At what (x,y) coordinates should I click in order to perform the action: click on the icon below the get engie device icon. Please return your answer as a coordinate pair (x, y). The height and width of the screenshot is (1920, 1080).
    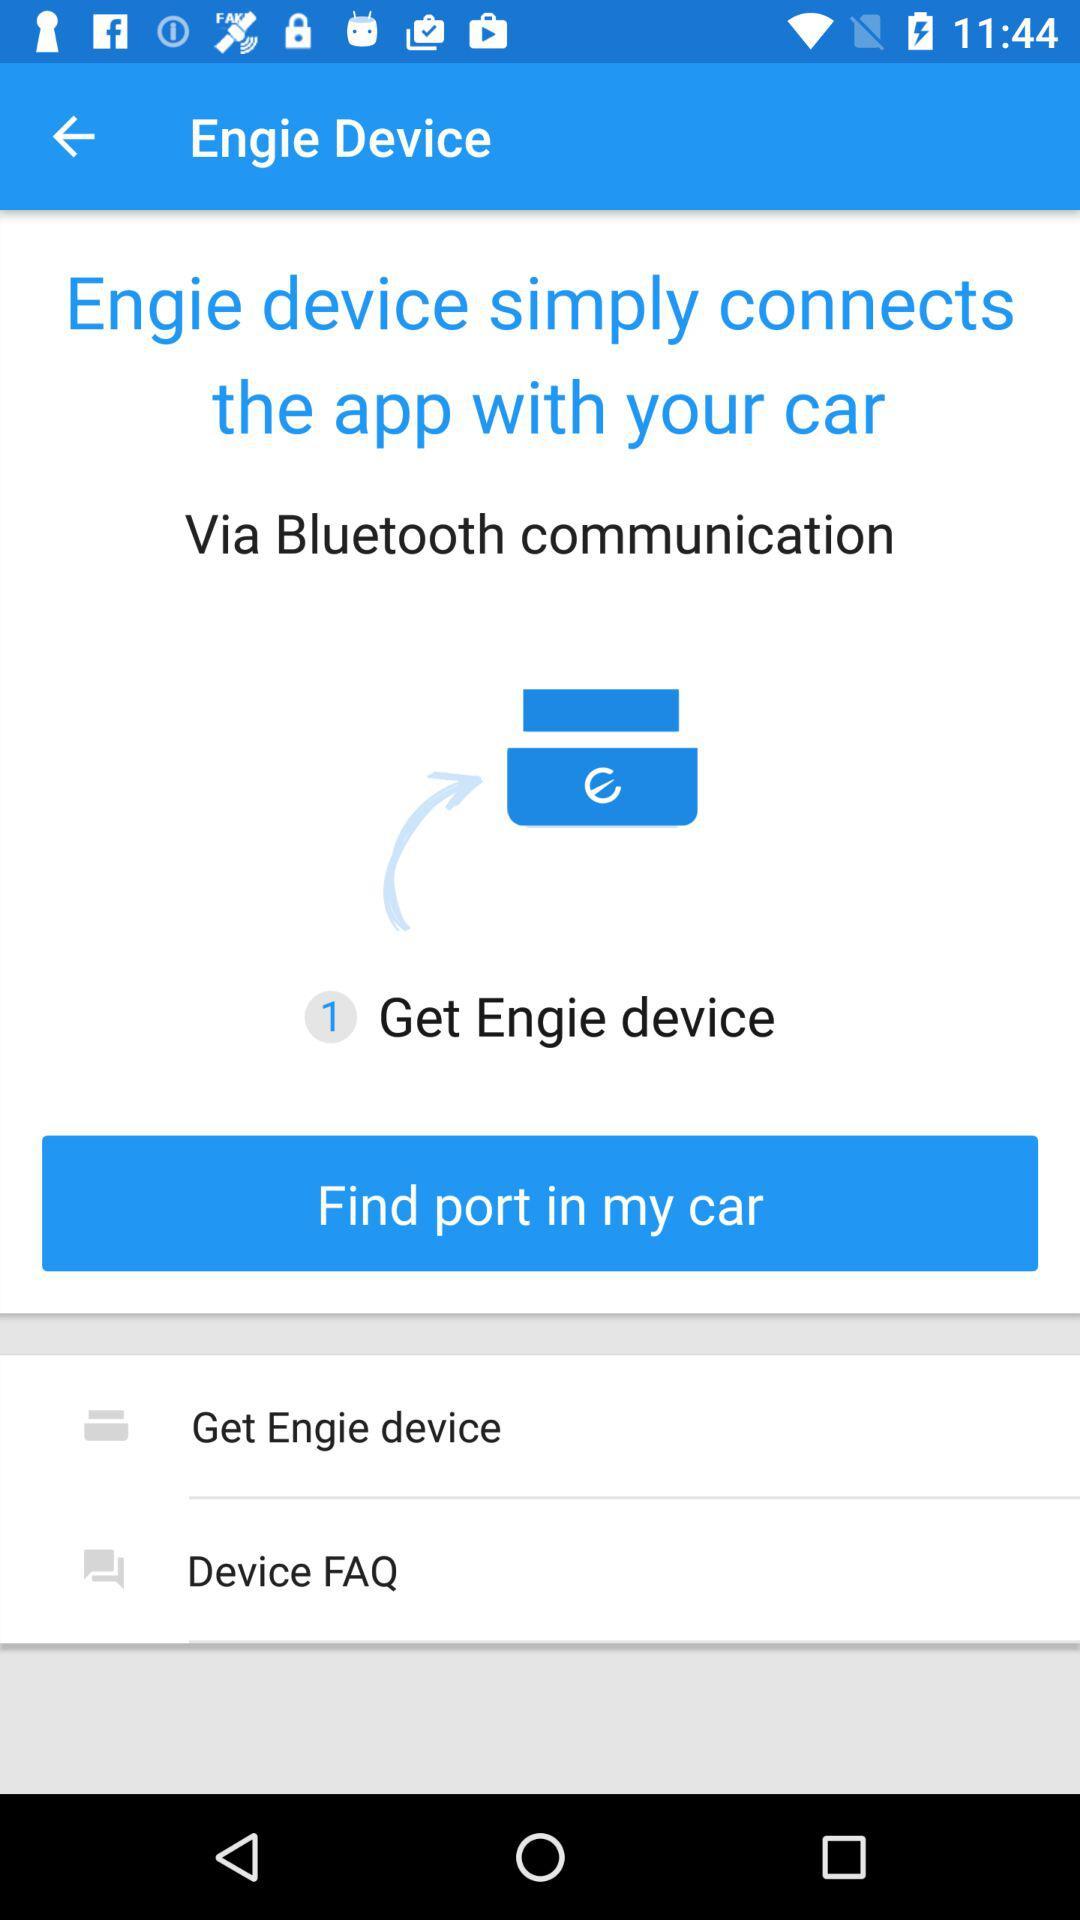
    Looking at the image, I should click on (540, 1202).